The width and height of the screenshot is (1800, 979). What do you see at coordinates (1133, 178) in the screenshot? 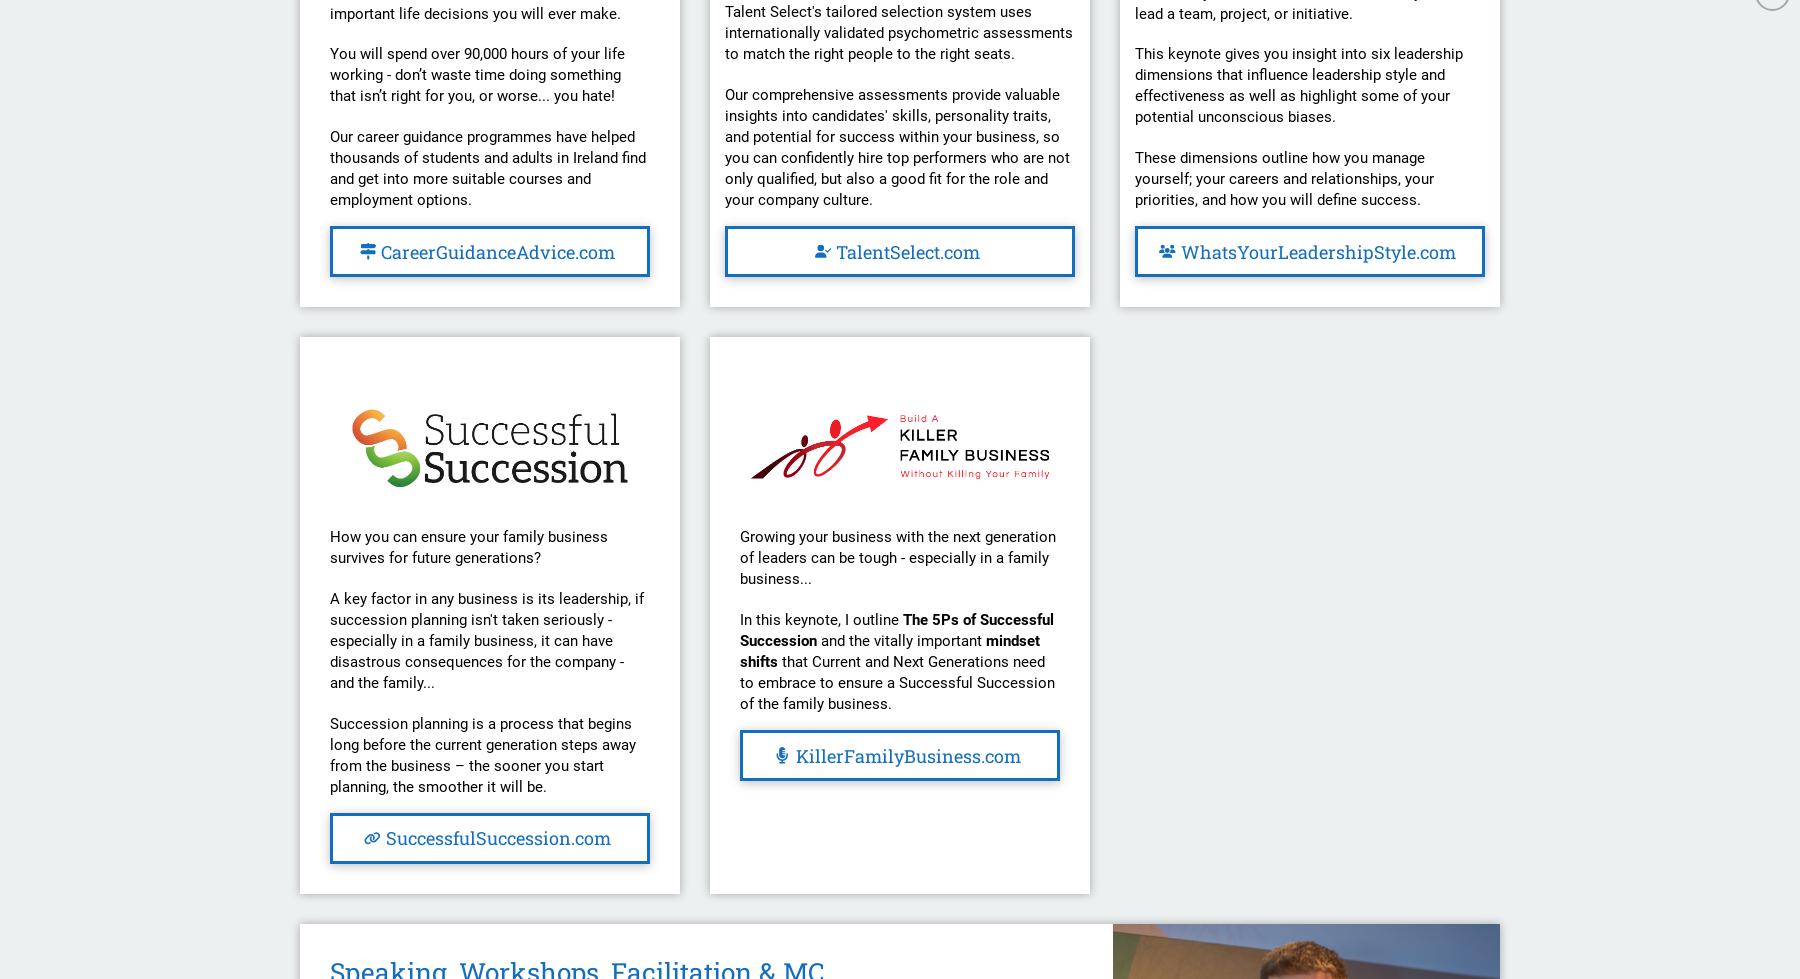
I see `'These dimensions outline how you manage yourself; your careers and relationships, your priorities, and how you will define success.'` at bounding box center [1133, 178].